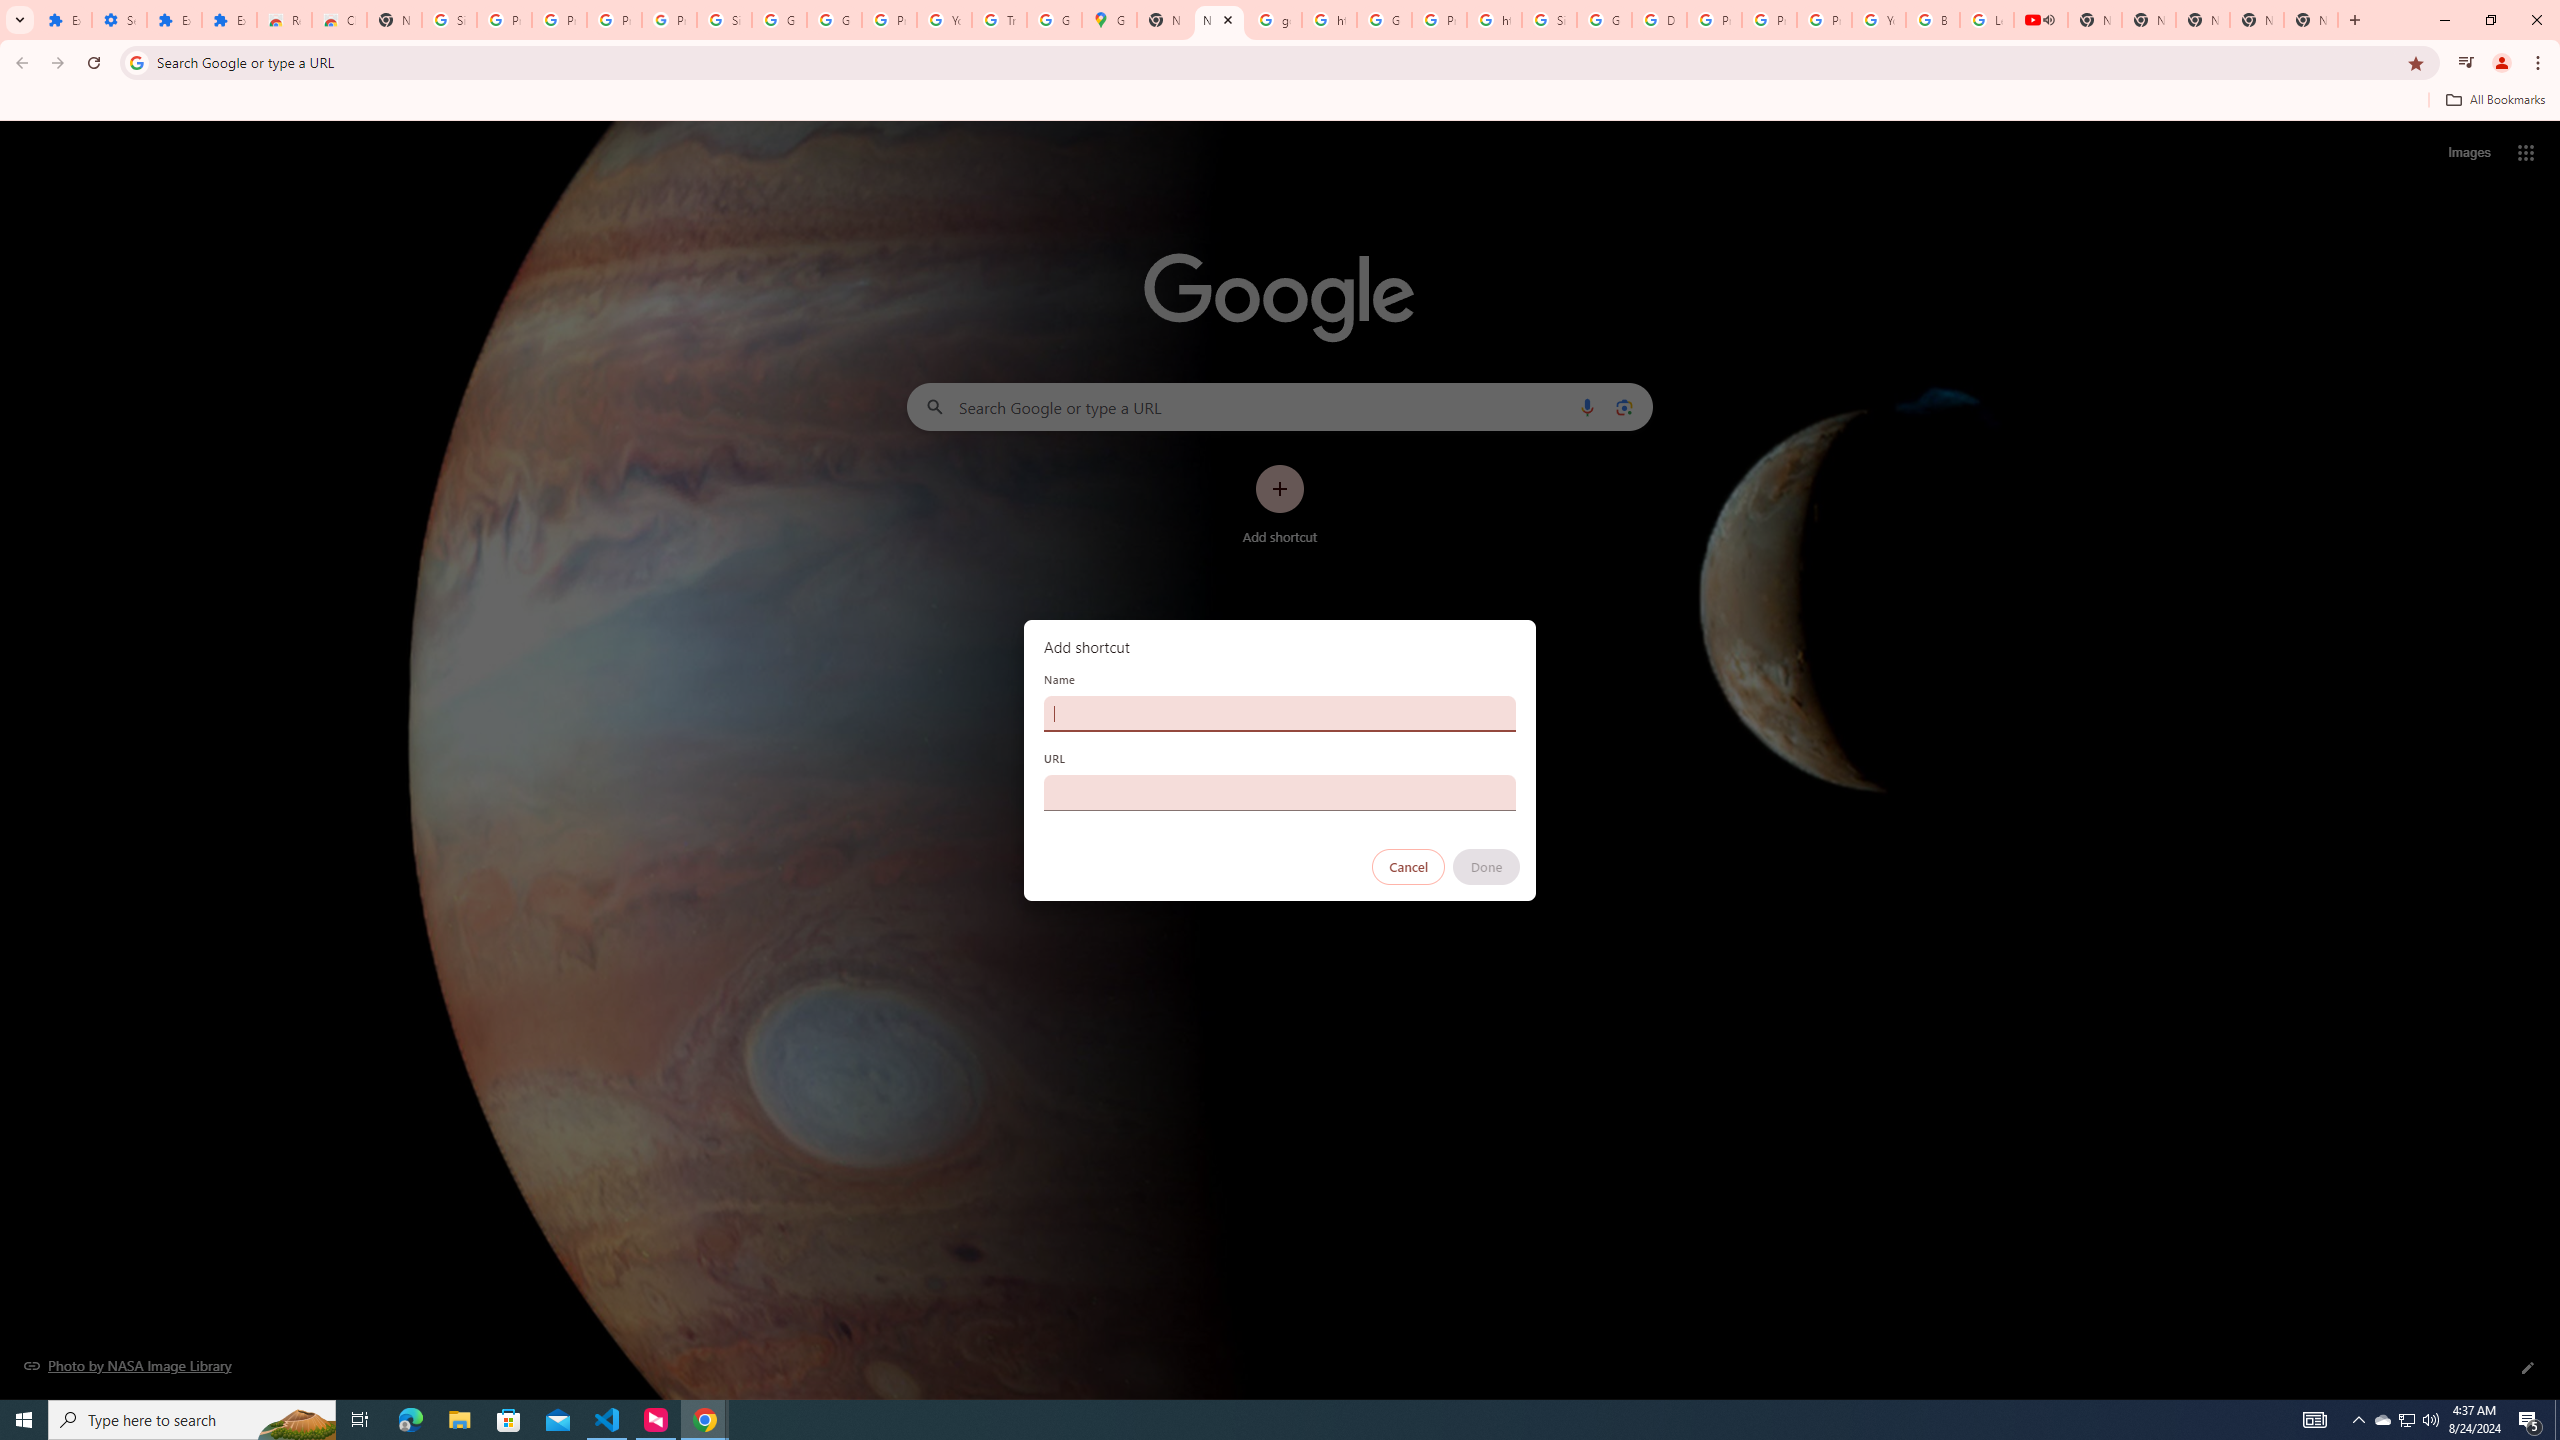  What do you see at coordinates (1768, 19) in the screenshot?
I see `'Privacy Help Center - Policies Help'` at bounding box center [1768, 19].